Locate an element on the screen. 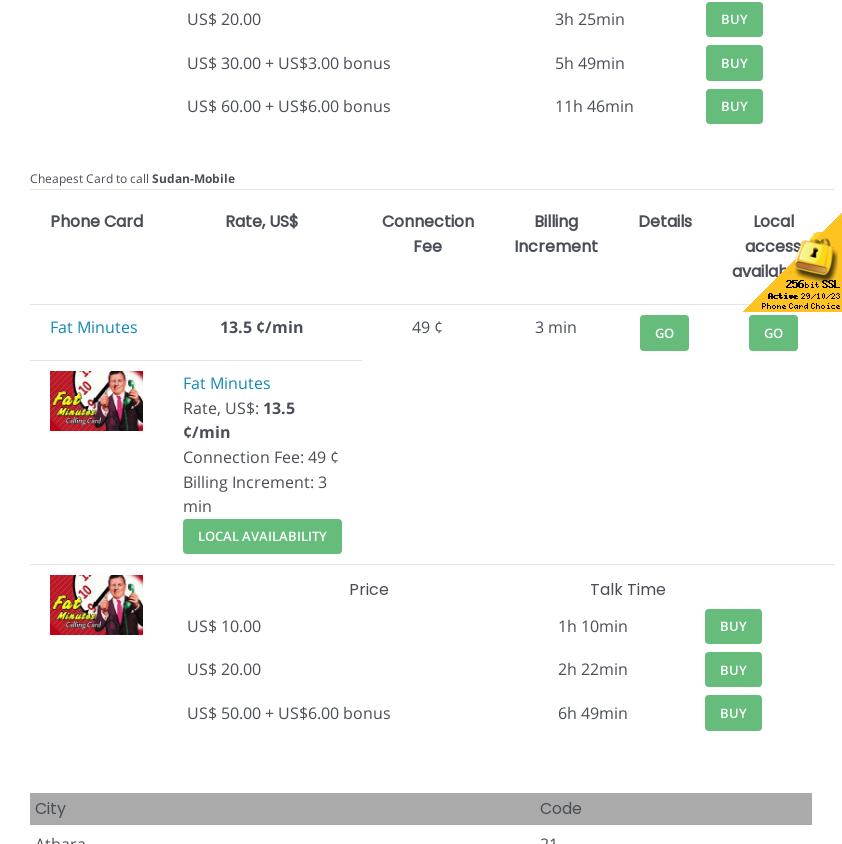 The width and height of the screenshot is (842, 844). 'US$ 60.00             + US$6.00 bonus' is located at coordinates (288, 103).